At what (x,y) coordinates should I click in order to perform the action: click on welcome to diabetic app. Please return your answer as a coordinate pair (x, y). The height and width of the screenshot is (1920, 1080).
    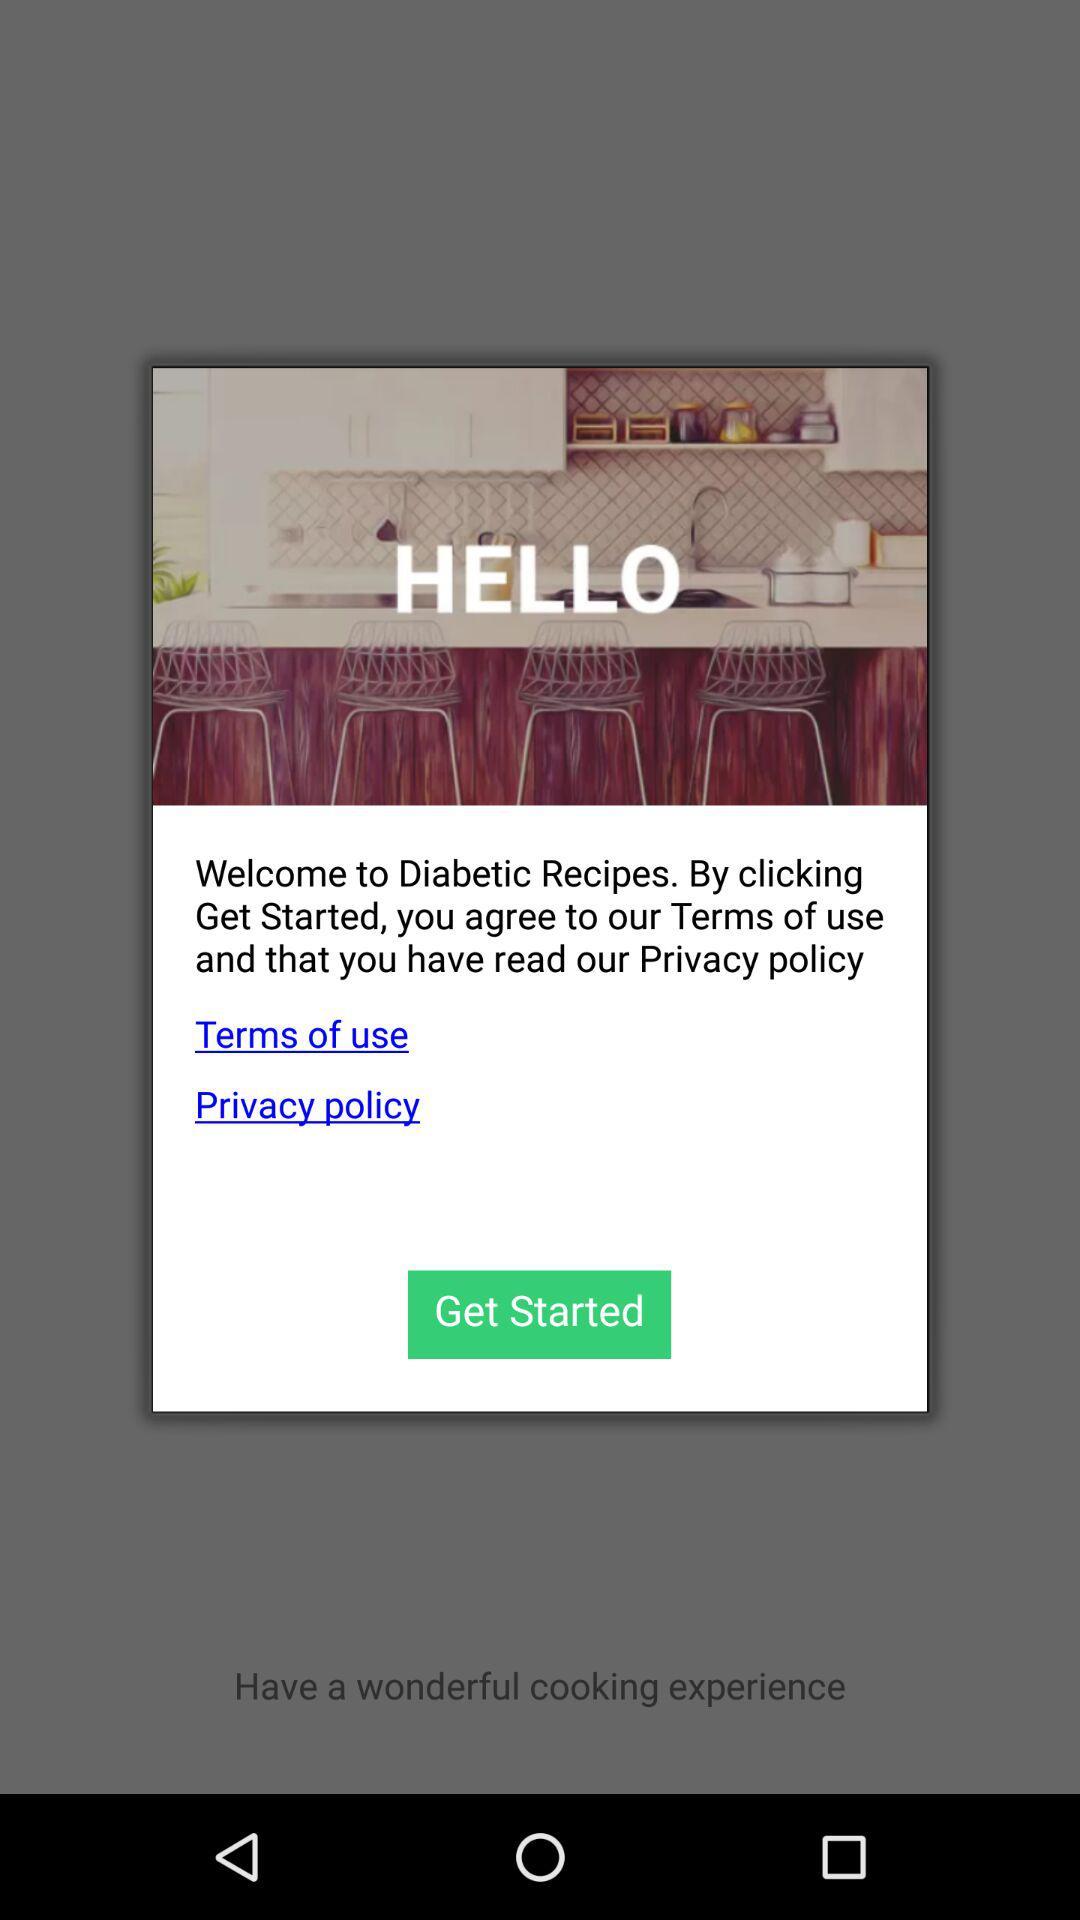
    Looking at the image, I should click on (518, 898).